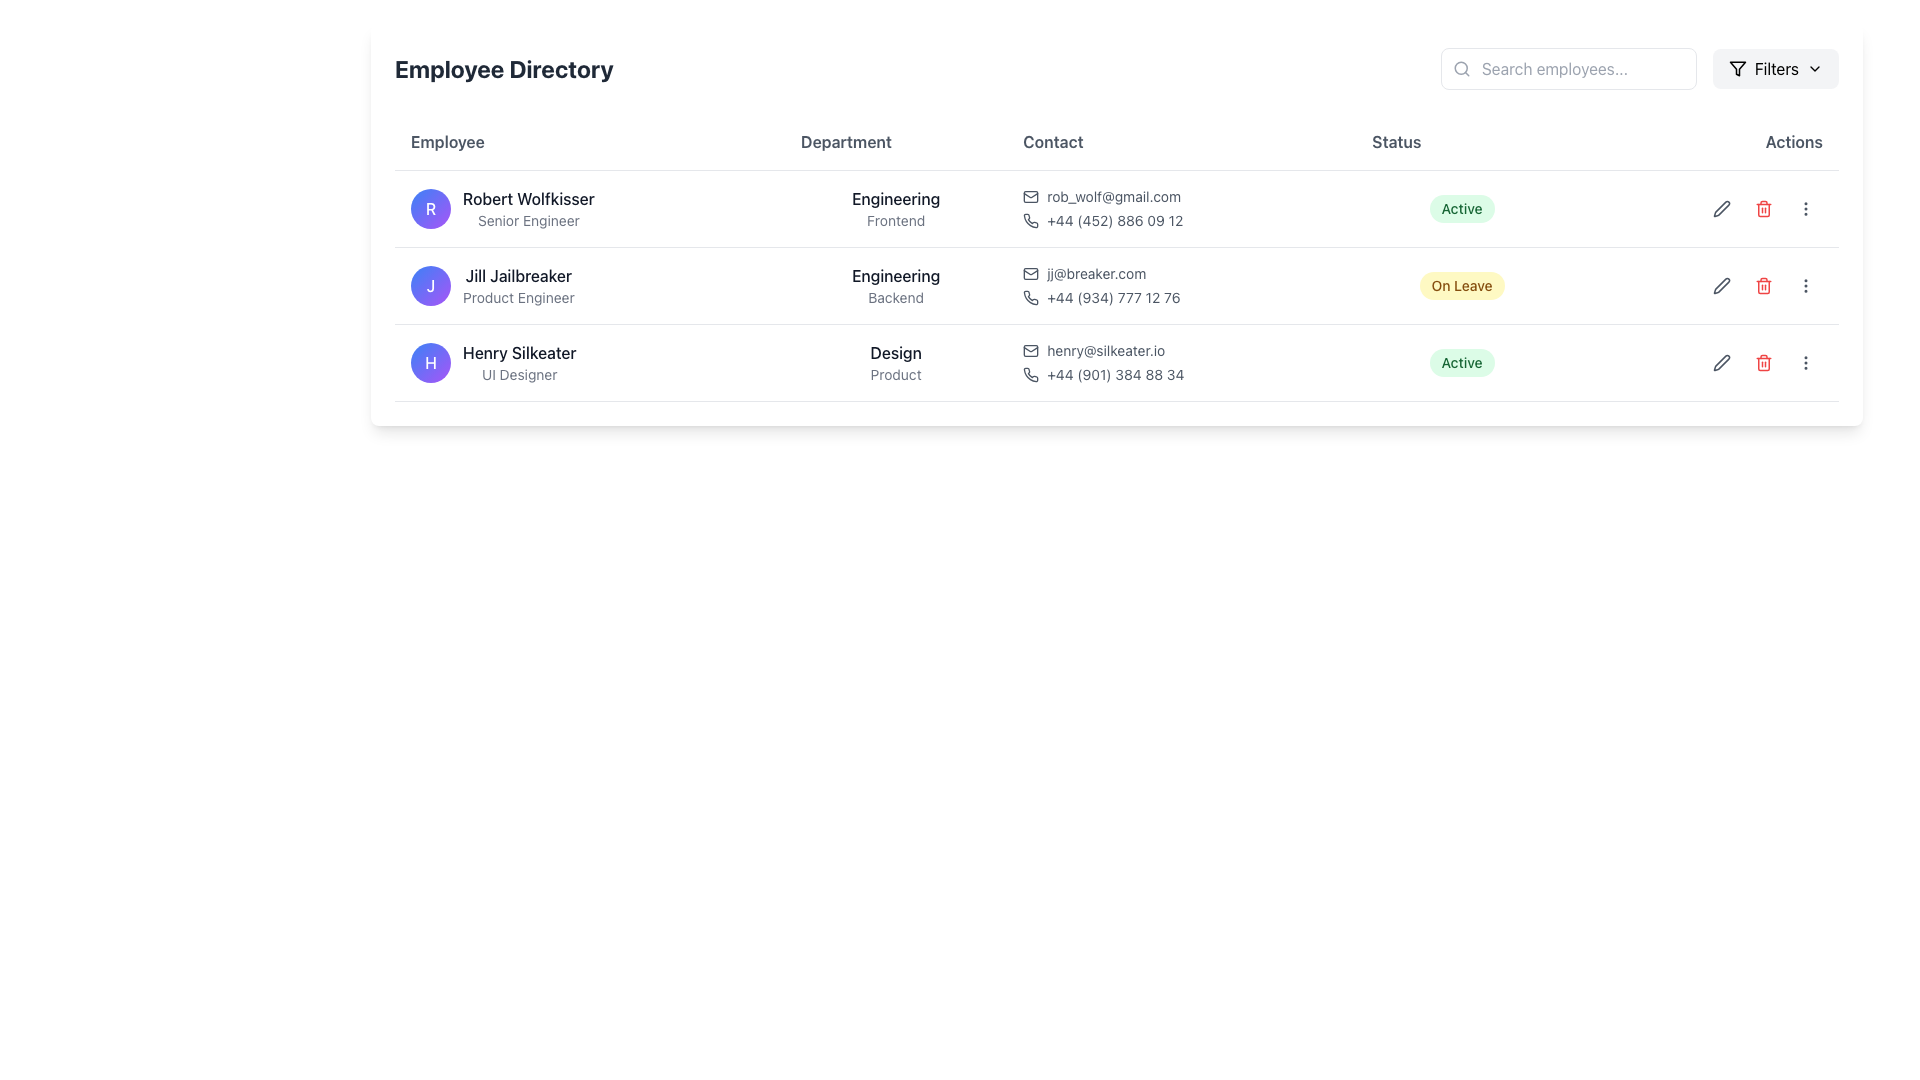  I want to click on text block that provides information about an individual, specifically their name and job role, located on the left side of the third row in the employee listing table, to the right of the circular avatar with the letter 'H' and above the 'Design' department column, so click(519, 362).